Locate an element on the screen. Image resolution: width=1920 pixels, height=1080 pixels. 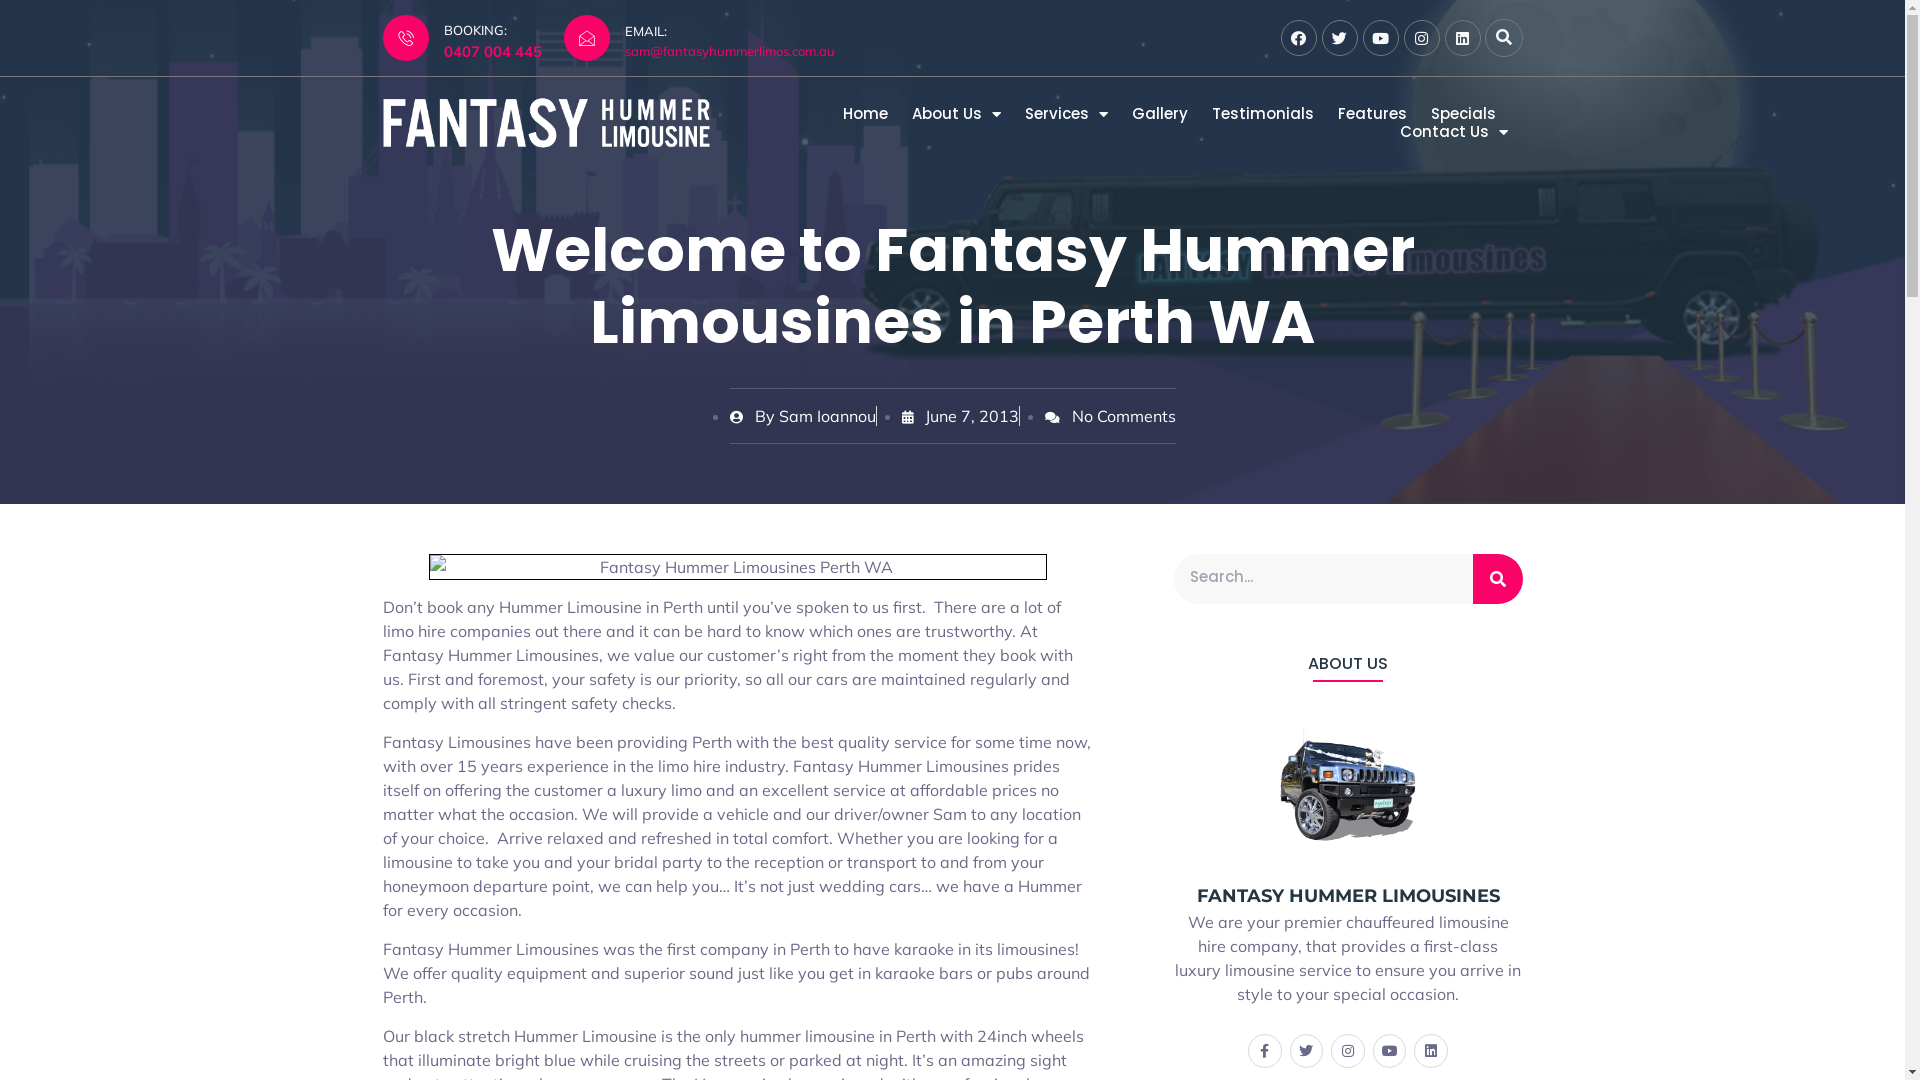
'June 7, 2013' is located at coordinates (901, 415).